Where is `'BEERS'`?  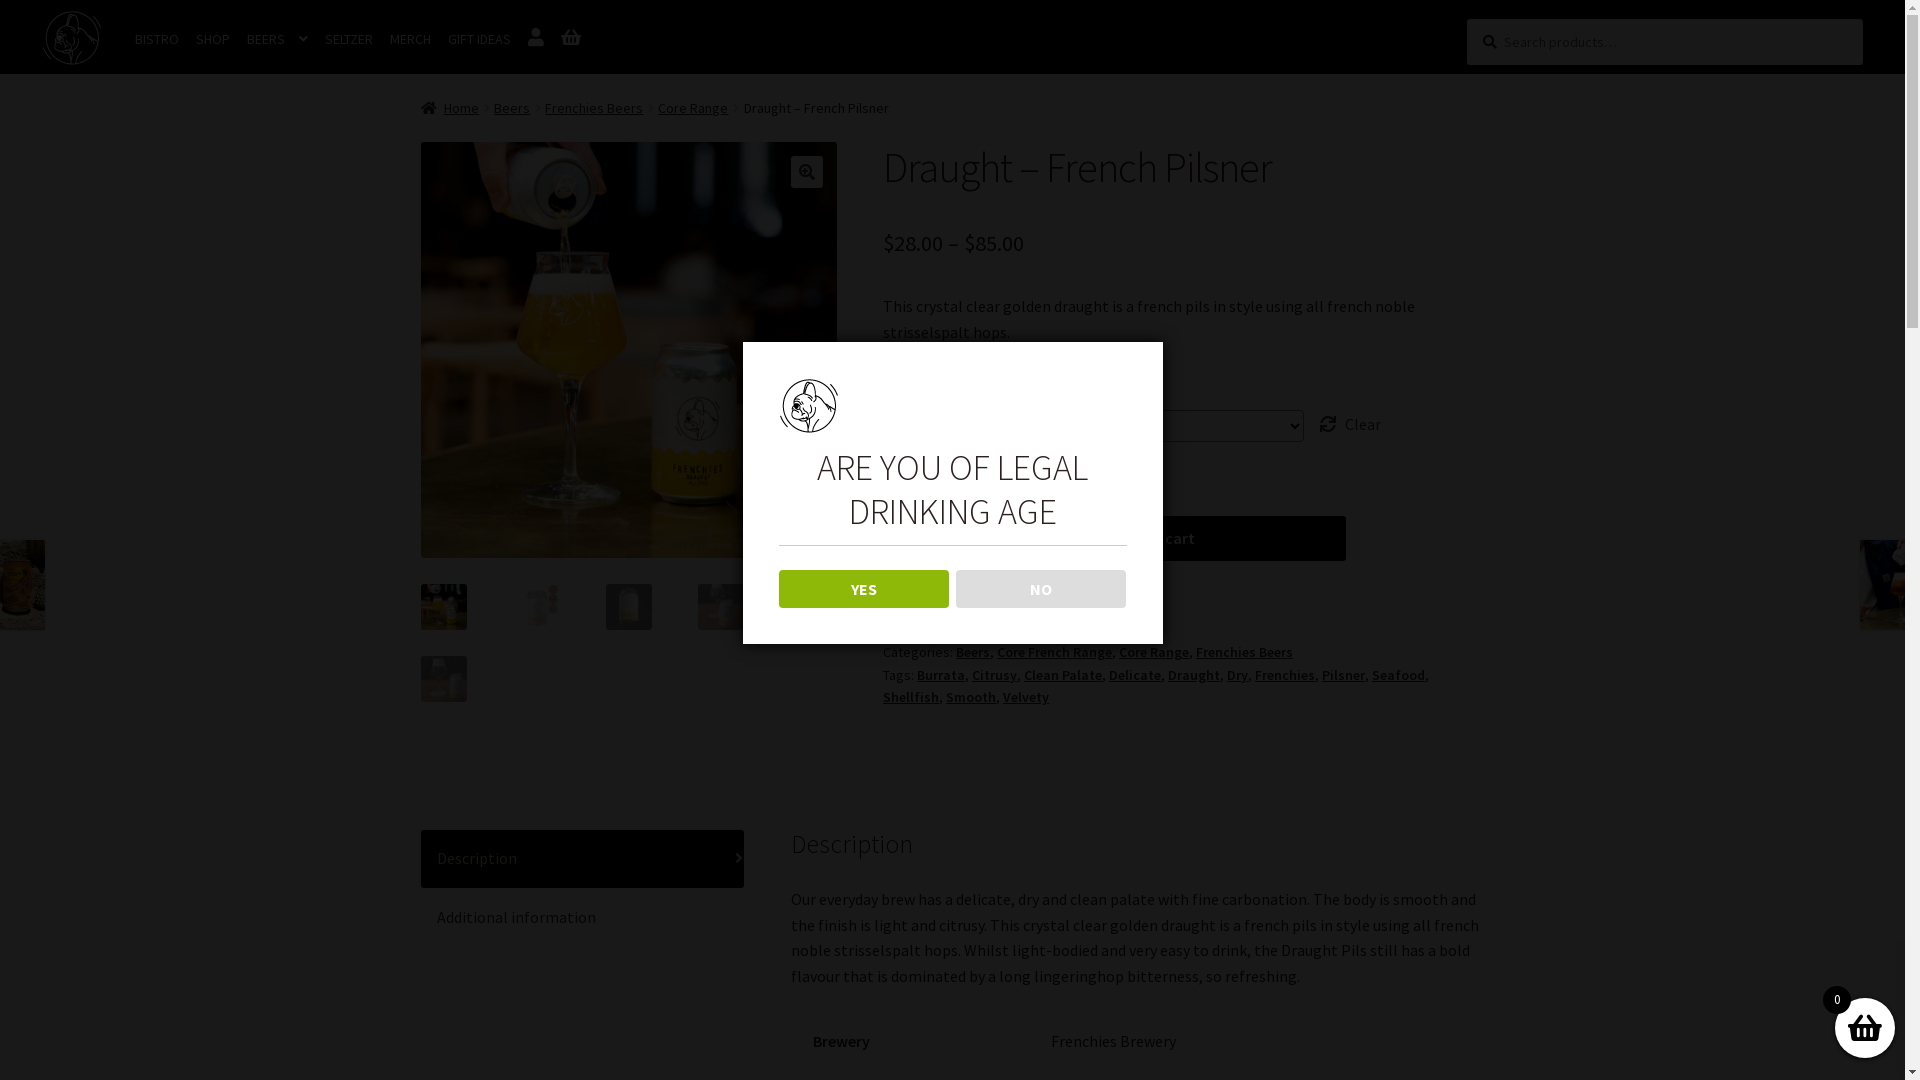
'BEERS' is located at coordinates (276, 39).